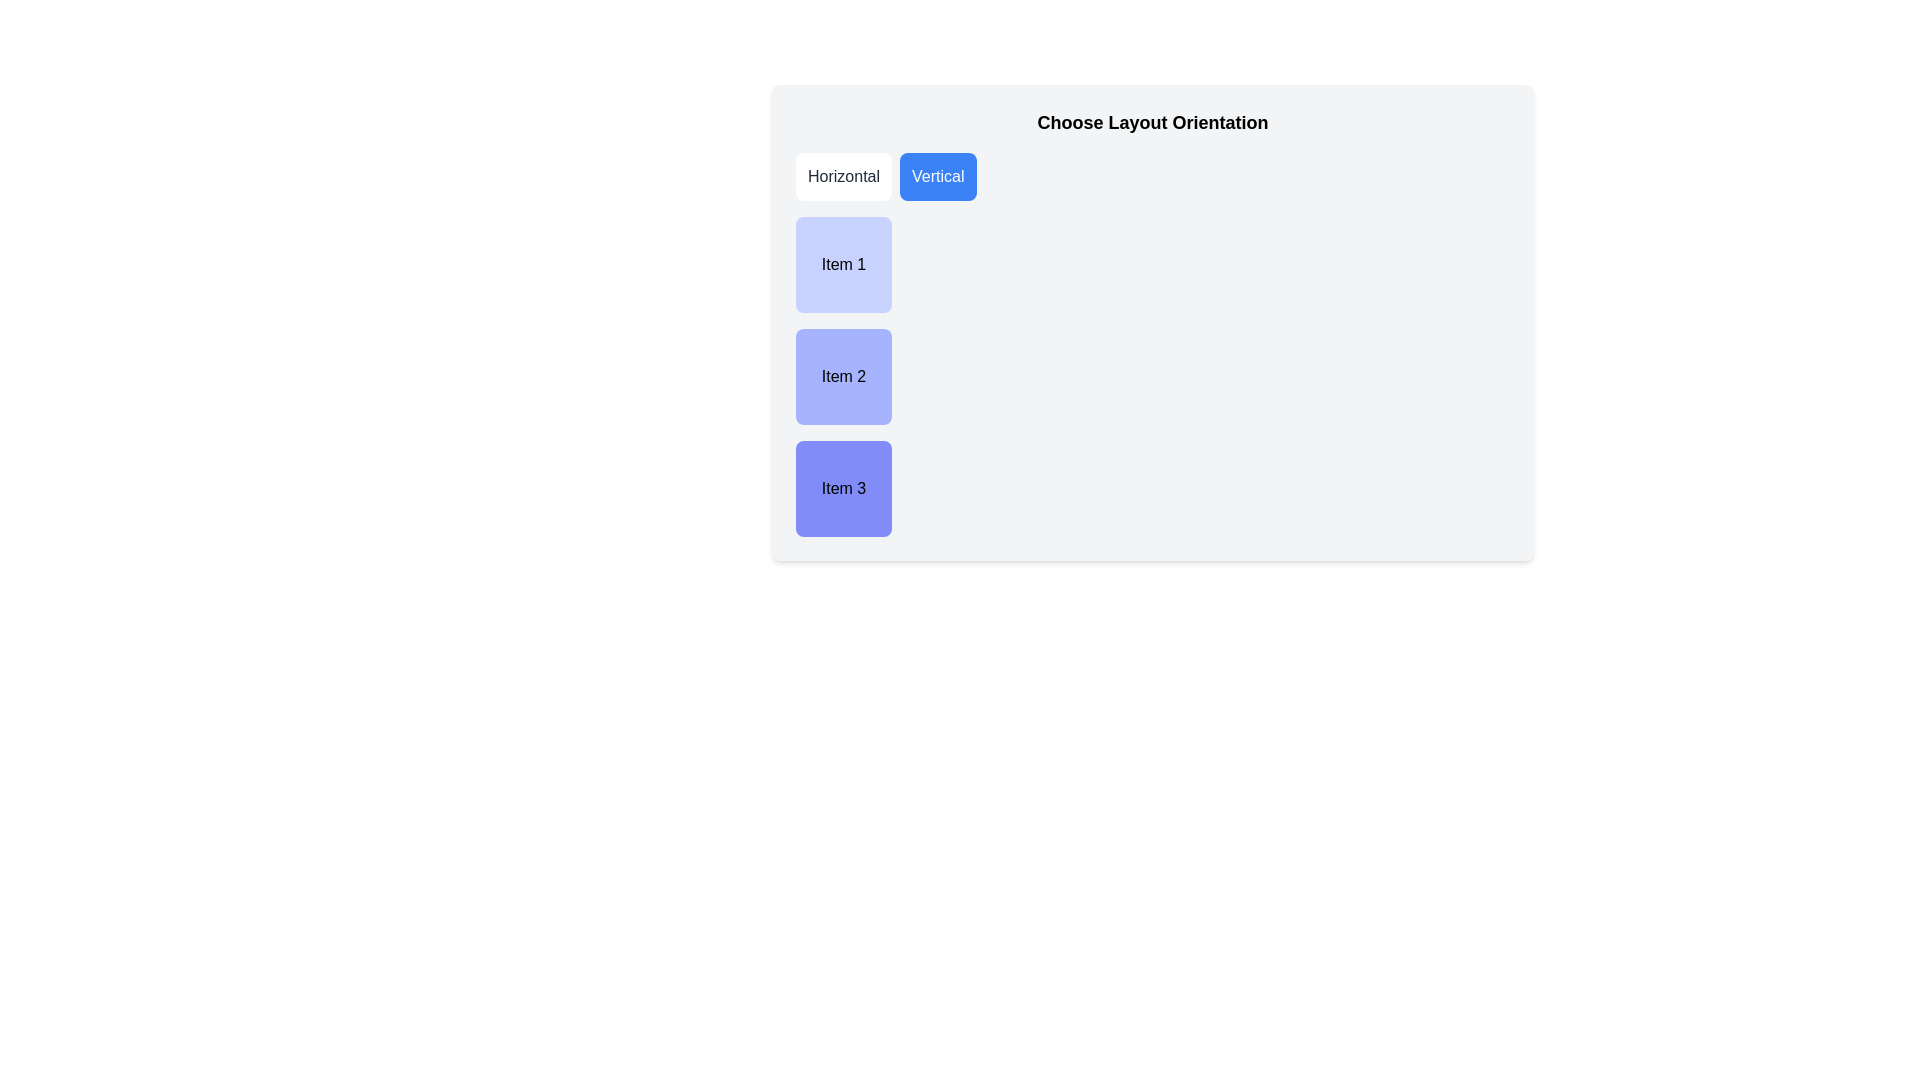  I want to click on the first labeled, non-interactive item in the vertical list, located below the 'Horizontal' and 'Vertical' buttons, so click(844, 264).